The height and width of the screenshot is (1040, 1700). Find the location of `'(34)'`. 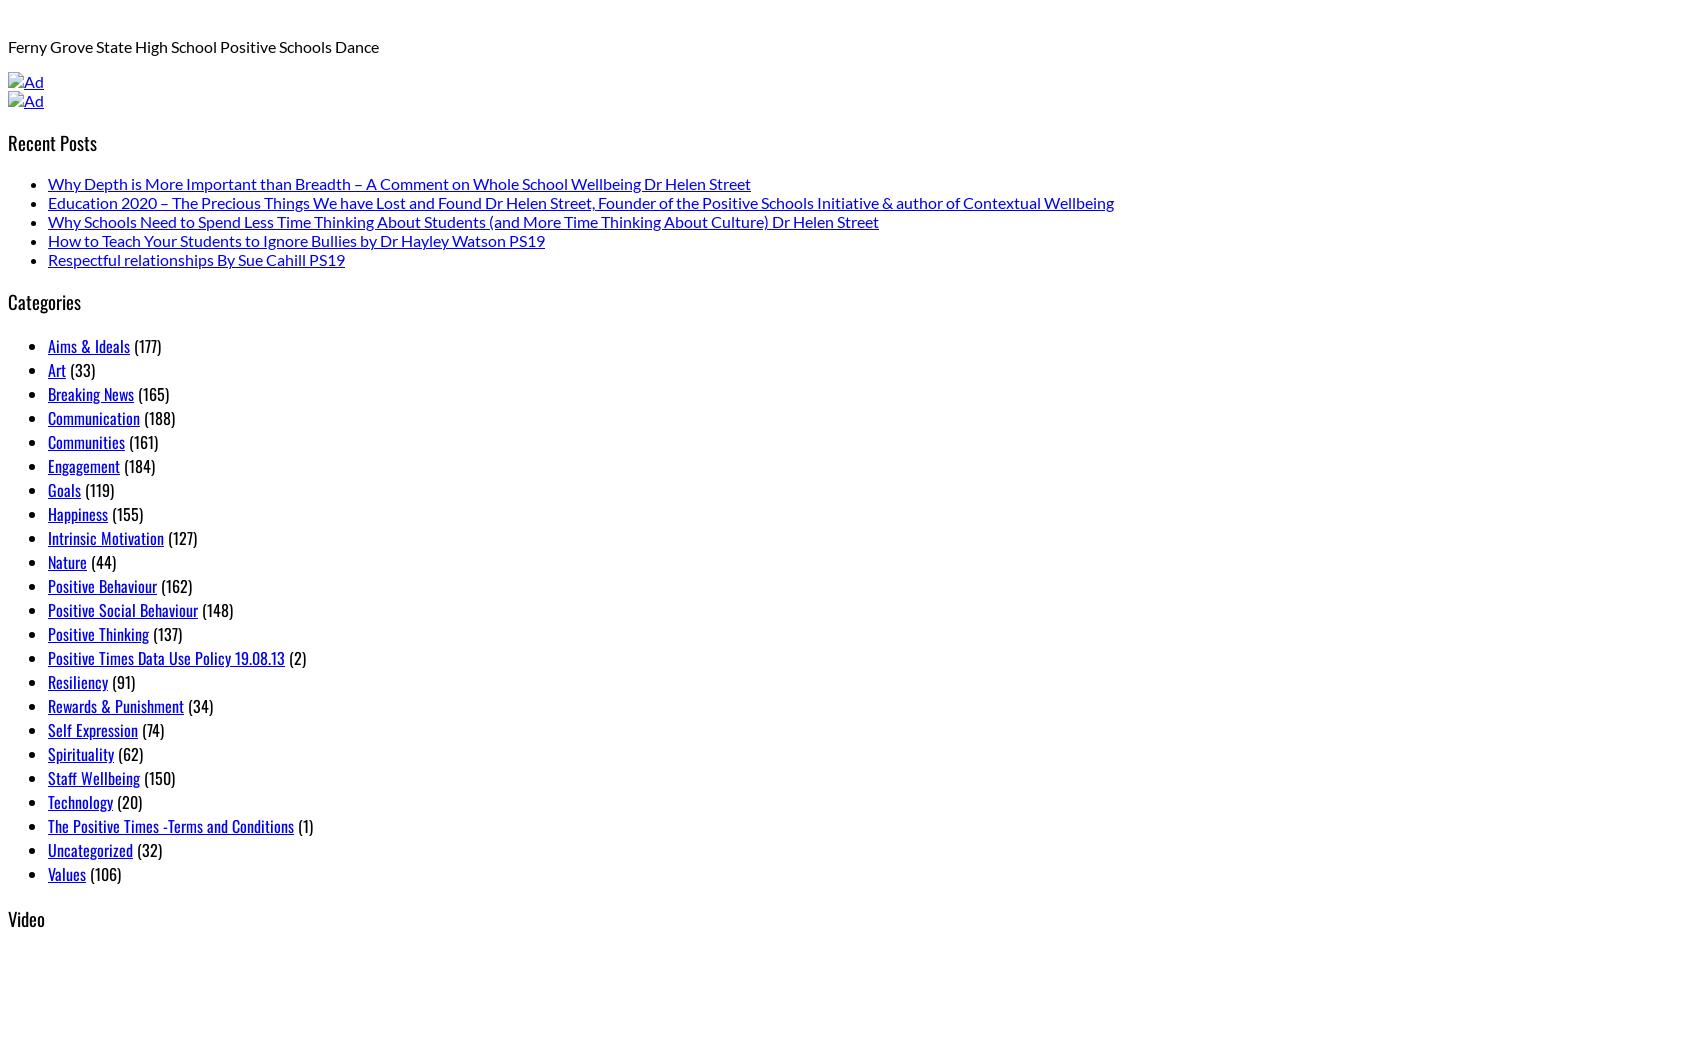

'(34)' is located at coordinates (182, 705).